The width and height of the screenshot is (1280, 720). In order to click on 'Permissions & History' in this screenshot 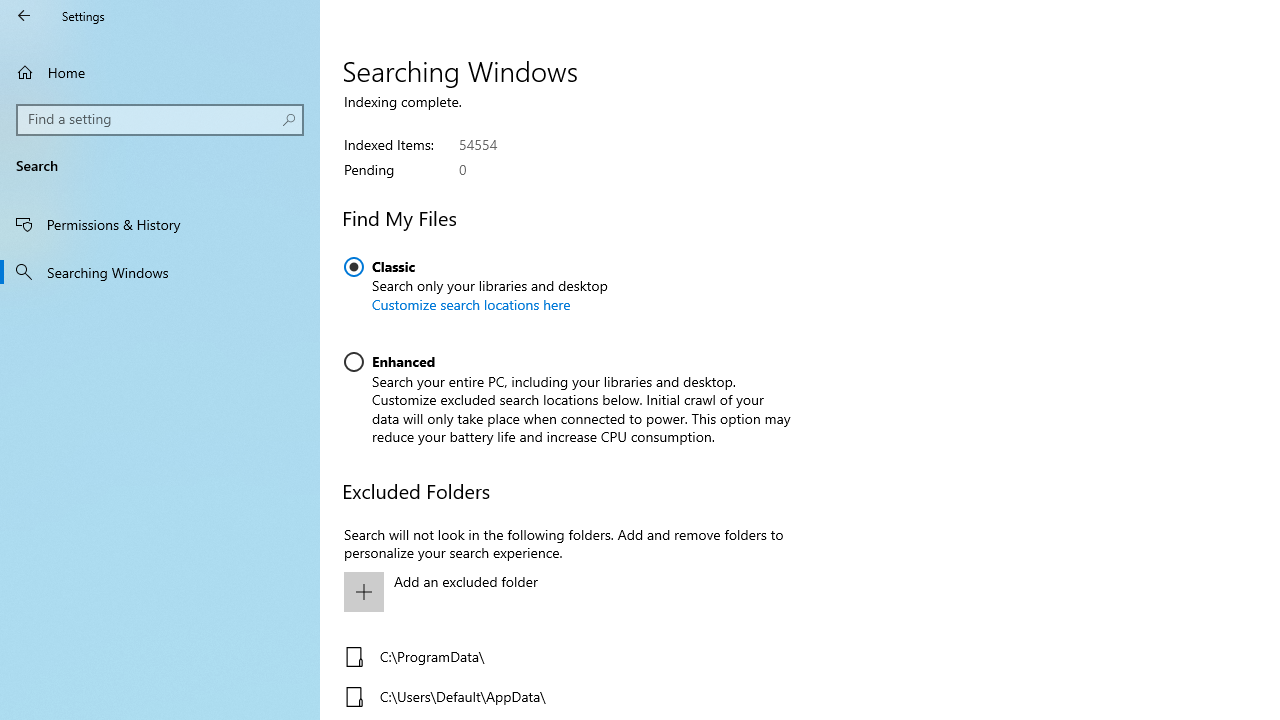, I will do `click(160, 223)`.